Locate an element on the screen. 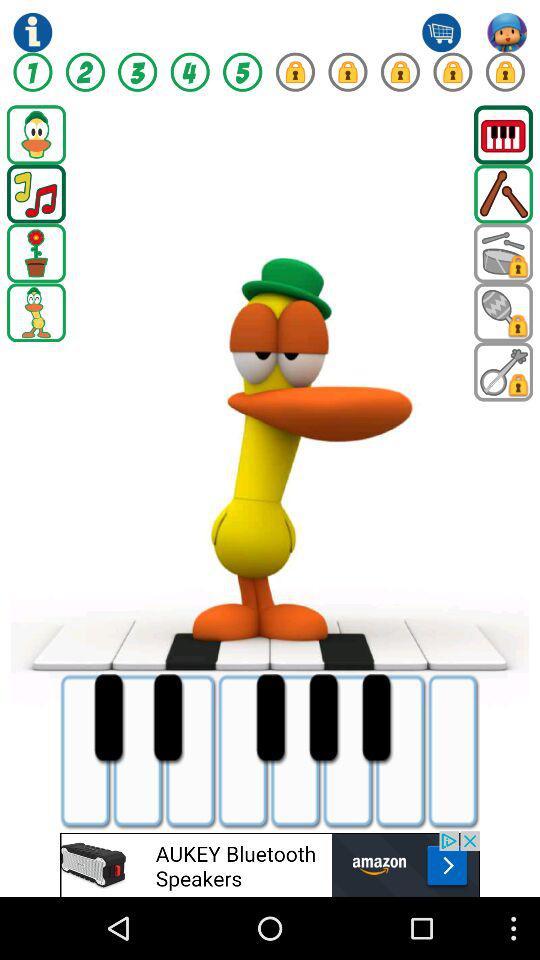 The height and width of the screenshot is (960, 540). fourth option is located at coordinates (190, 72).